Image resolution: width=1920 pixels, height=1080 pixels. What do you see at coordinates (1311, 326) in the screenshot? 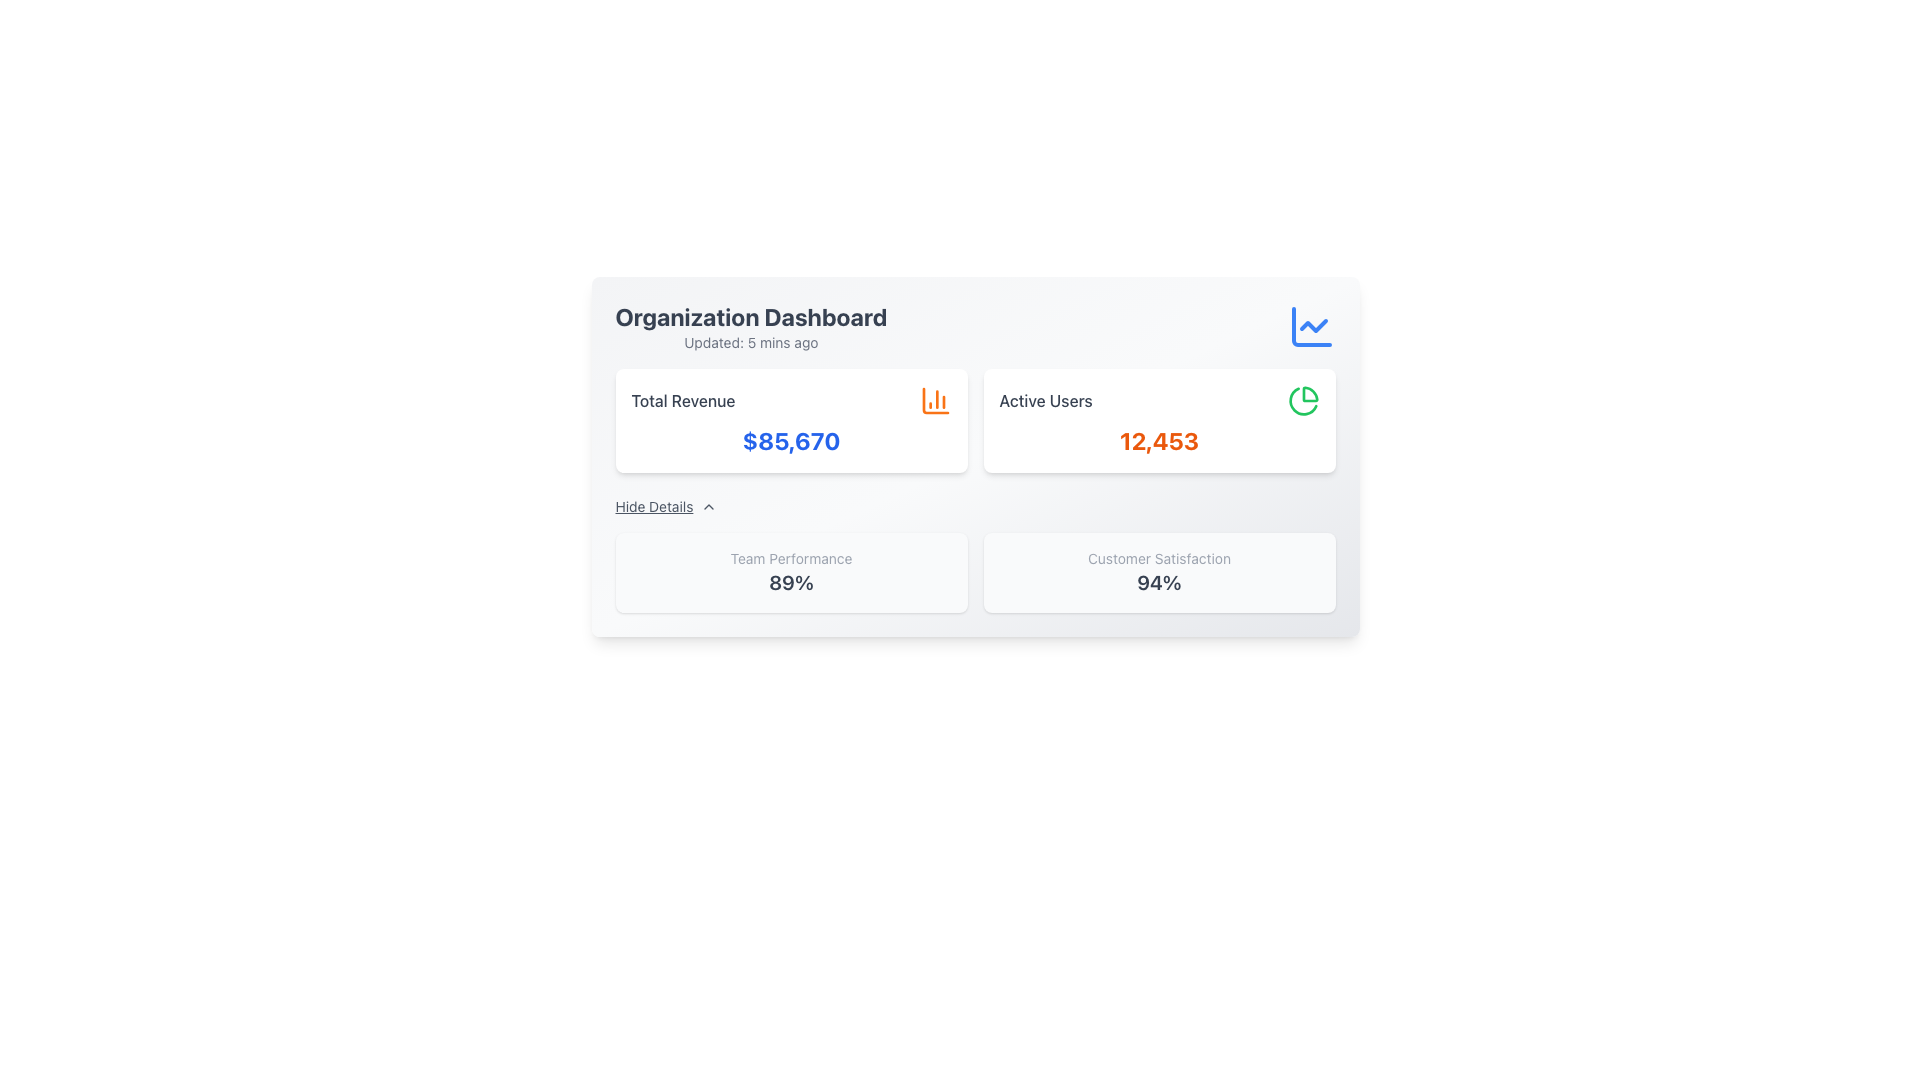
I see `the blue stroke of the line chart icon located in the top right corner of the dashboard card` at bounding box center [1311, 326].